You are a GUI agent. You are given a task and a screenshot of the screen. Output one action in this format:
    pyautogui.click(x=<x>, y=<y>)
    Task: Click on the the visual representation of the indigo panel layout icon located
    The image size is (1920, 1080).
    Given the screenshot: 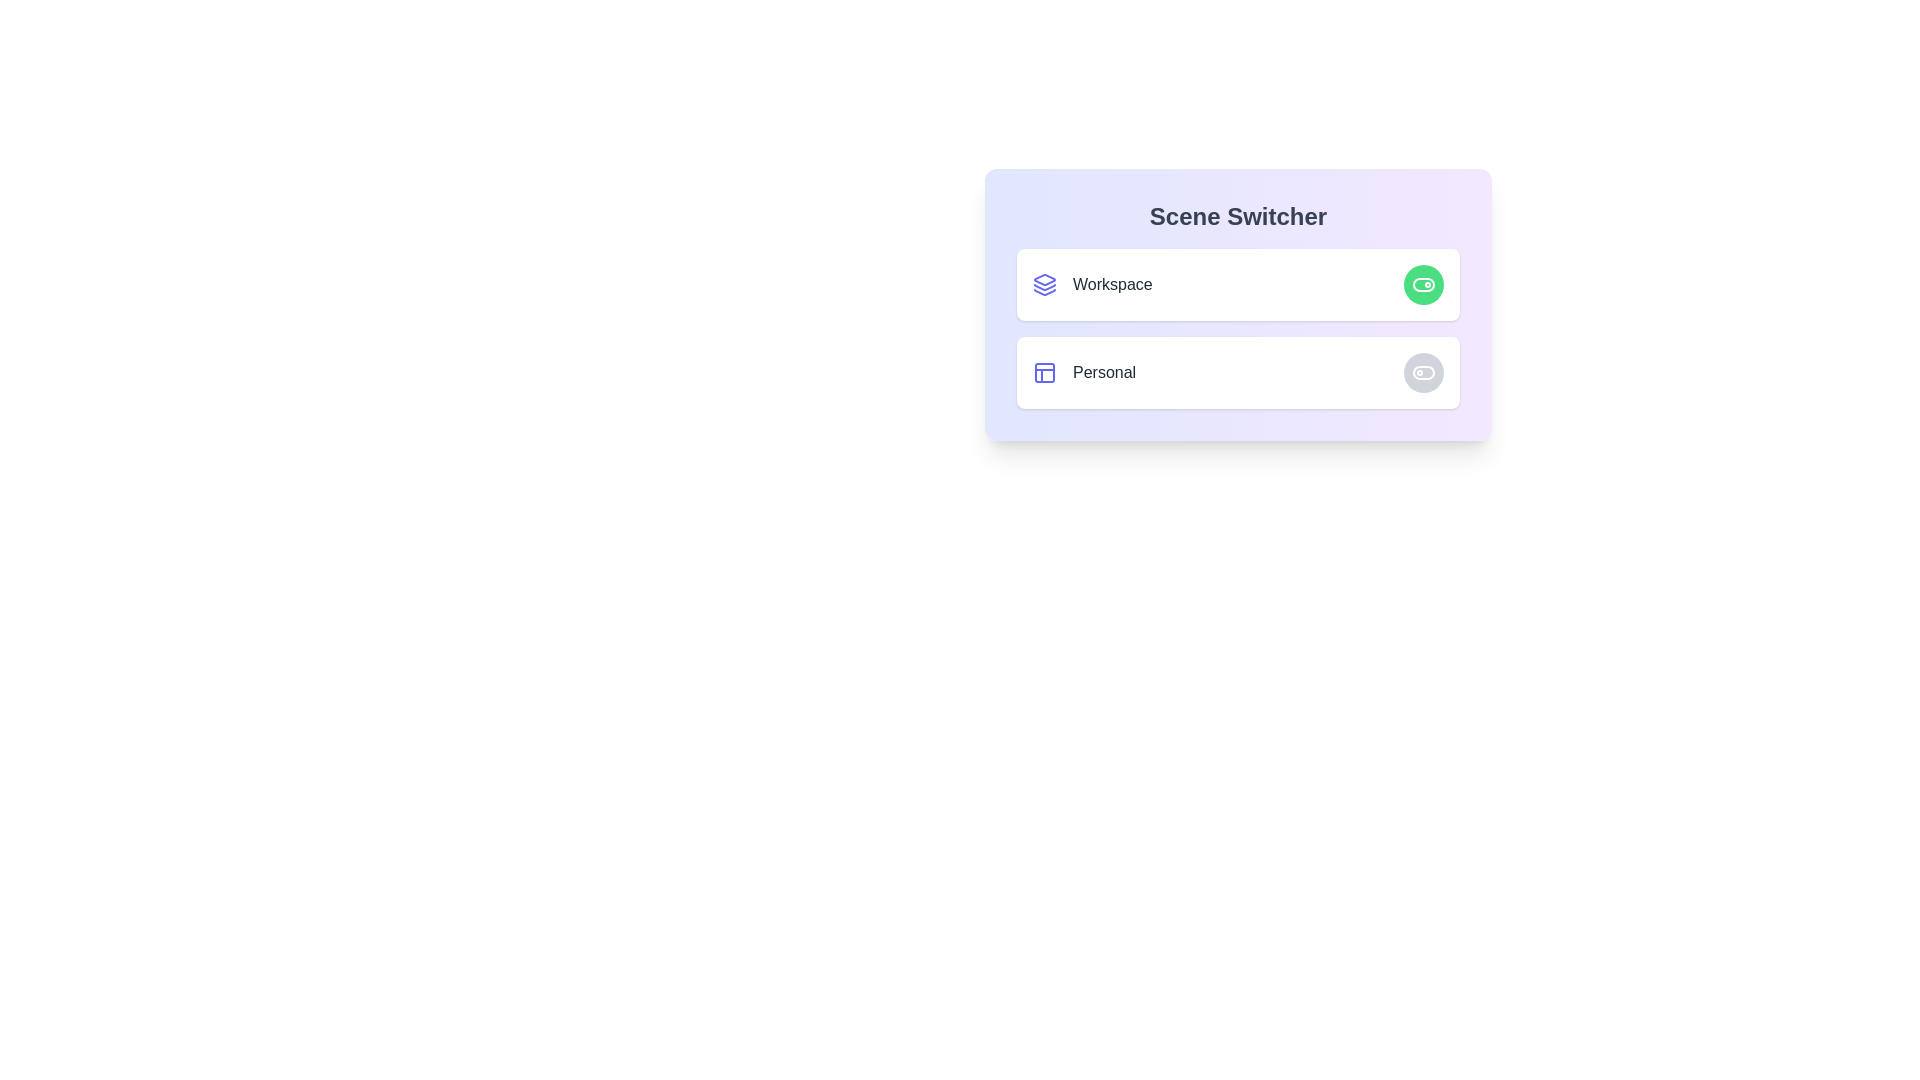 What is the action you would take?
    pyautogui.click(x=1044, y=373)
    